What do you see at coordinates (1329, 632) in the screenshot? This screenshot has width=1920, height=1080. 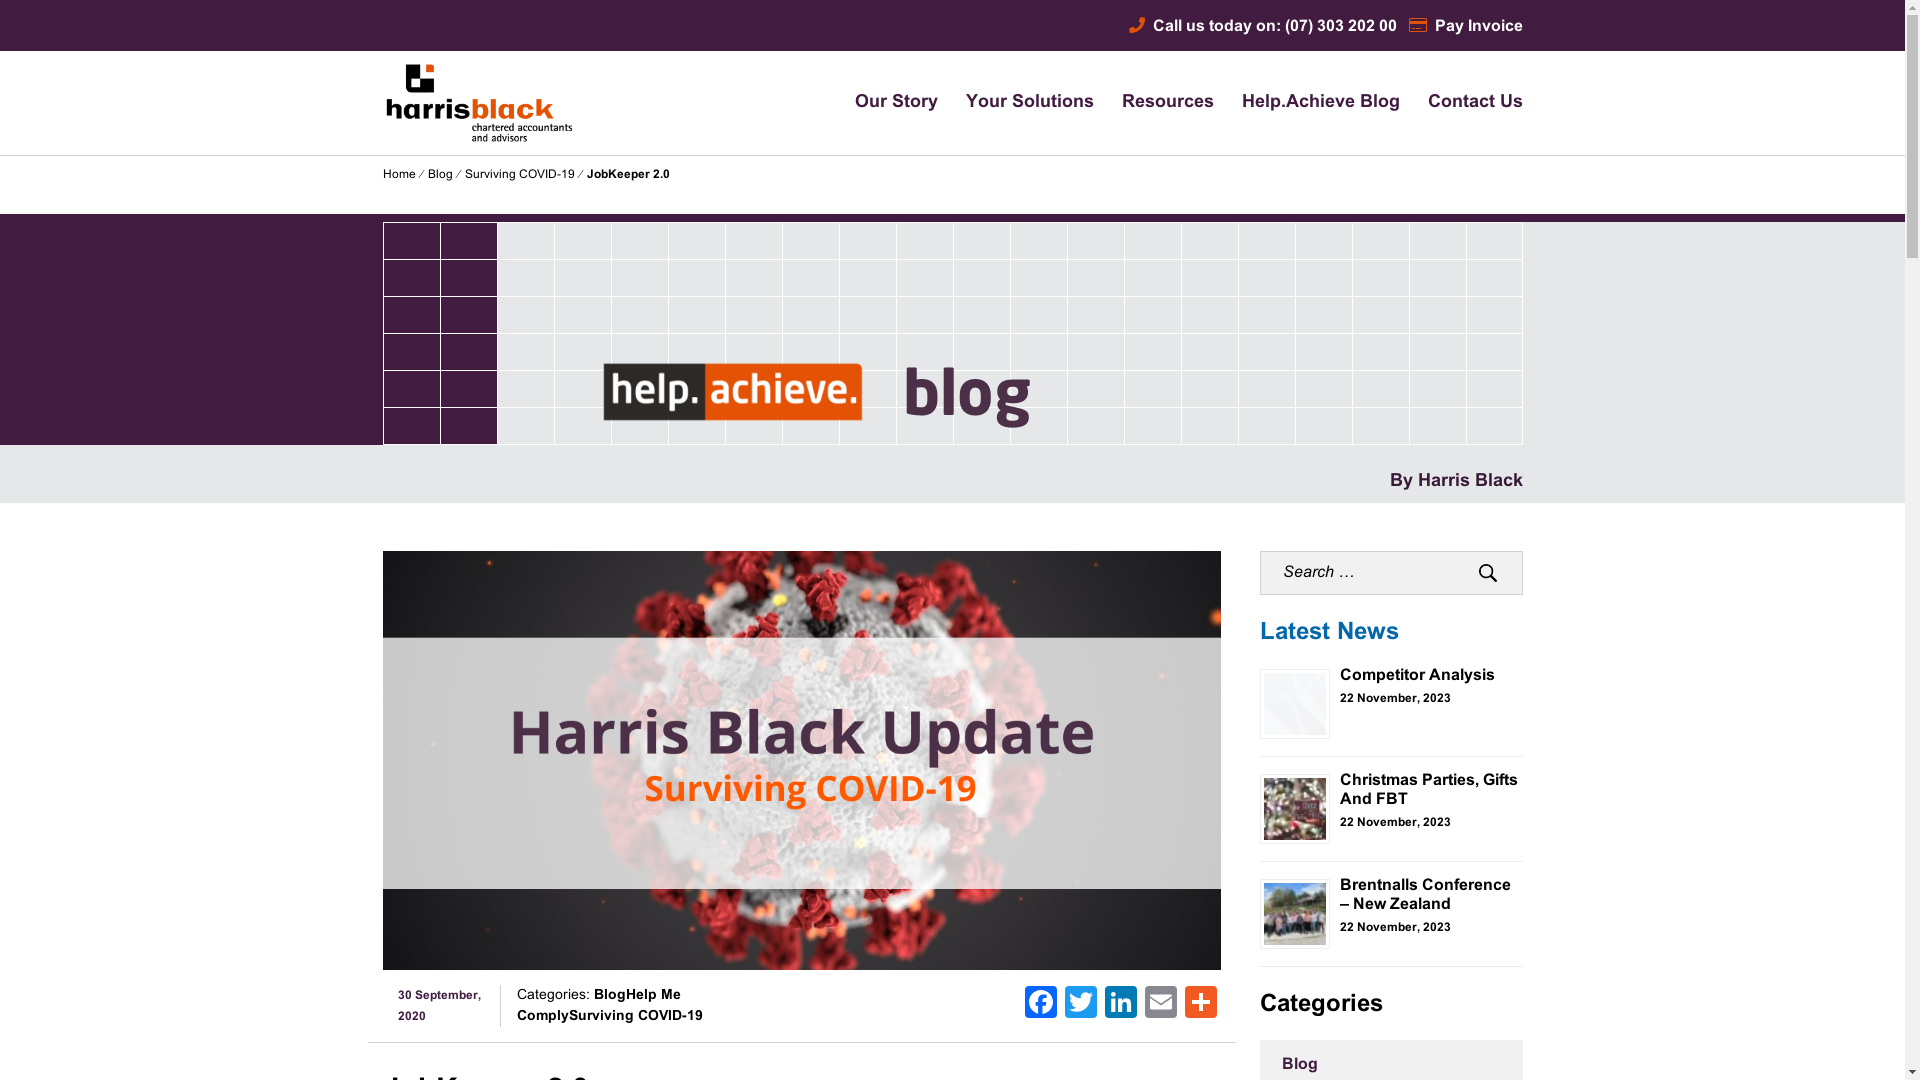 I see `'Latest News'` at bounding box center [1329, 632].